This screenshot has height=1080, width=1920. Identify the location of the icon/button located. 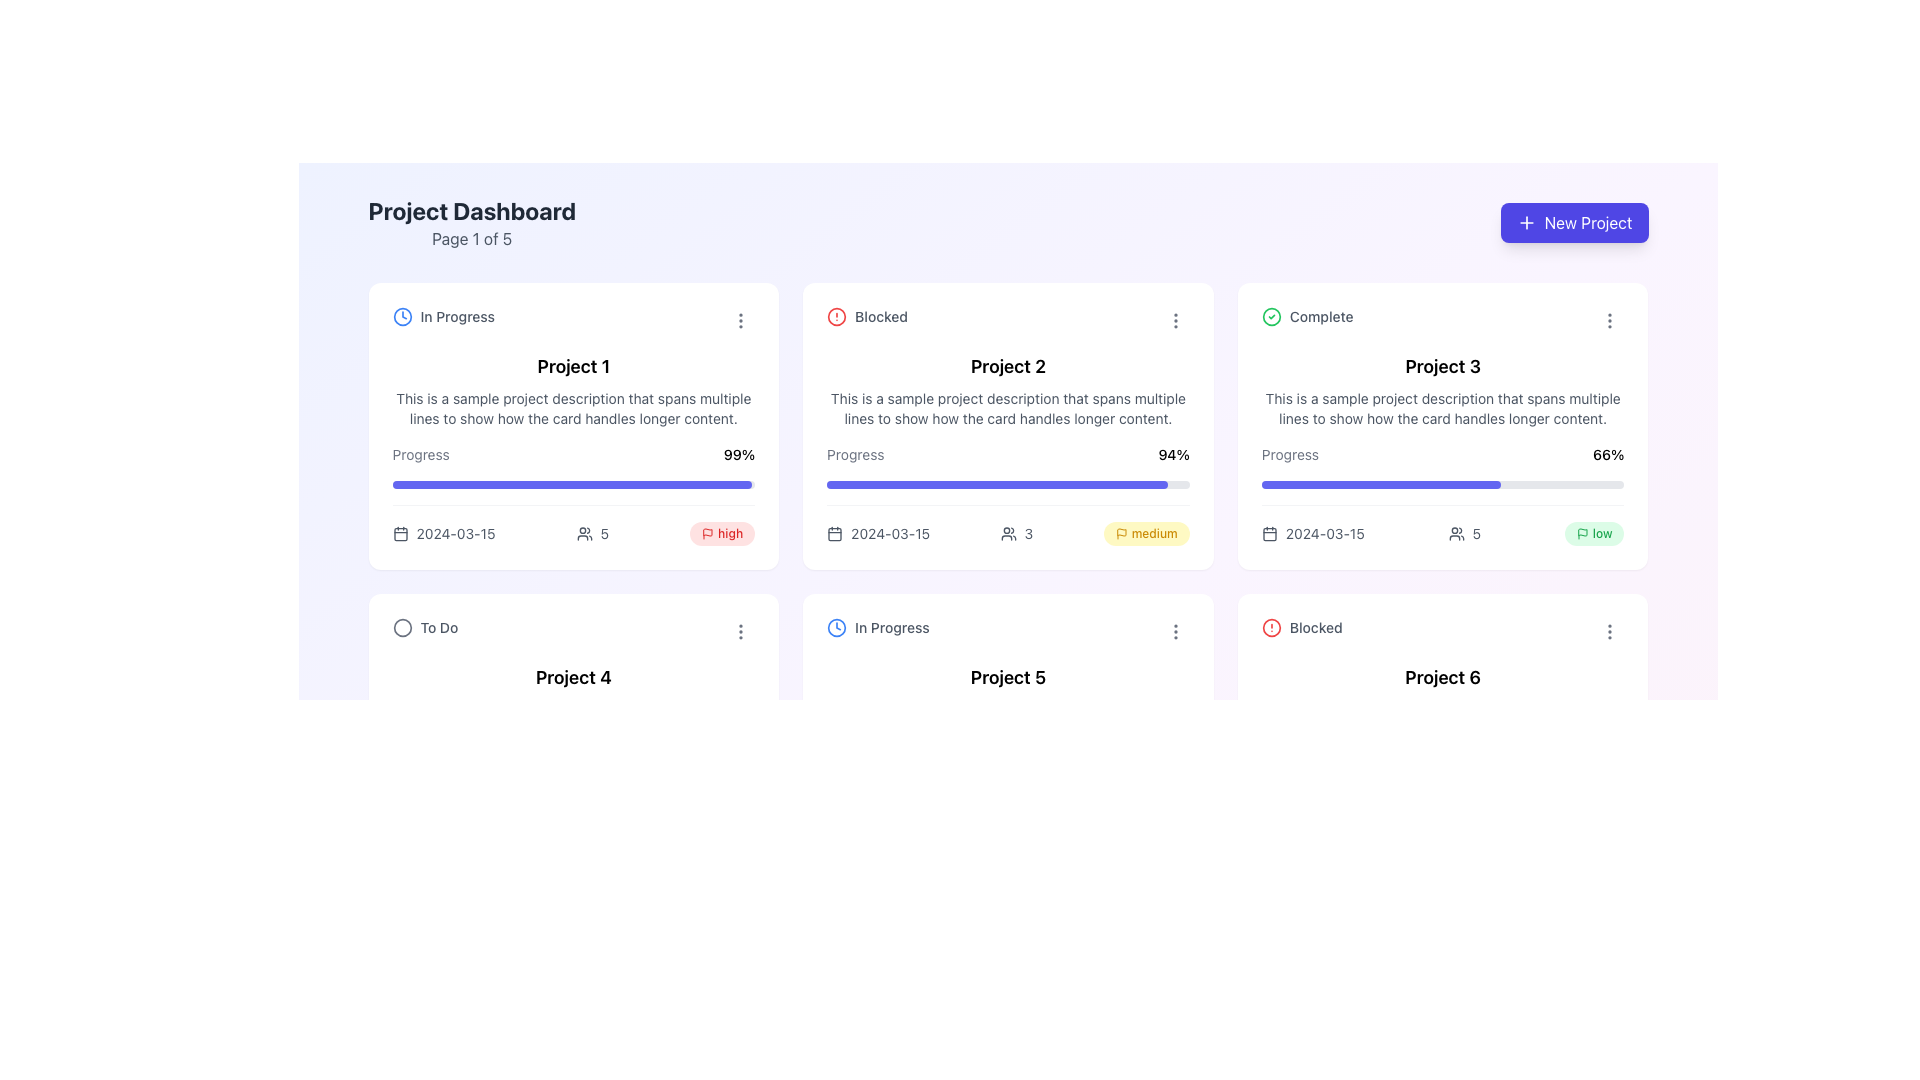
(740, 632).